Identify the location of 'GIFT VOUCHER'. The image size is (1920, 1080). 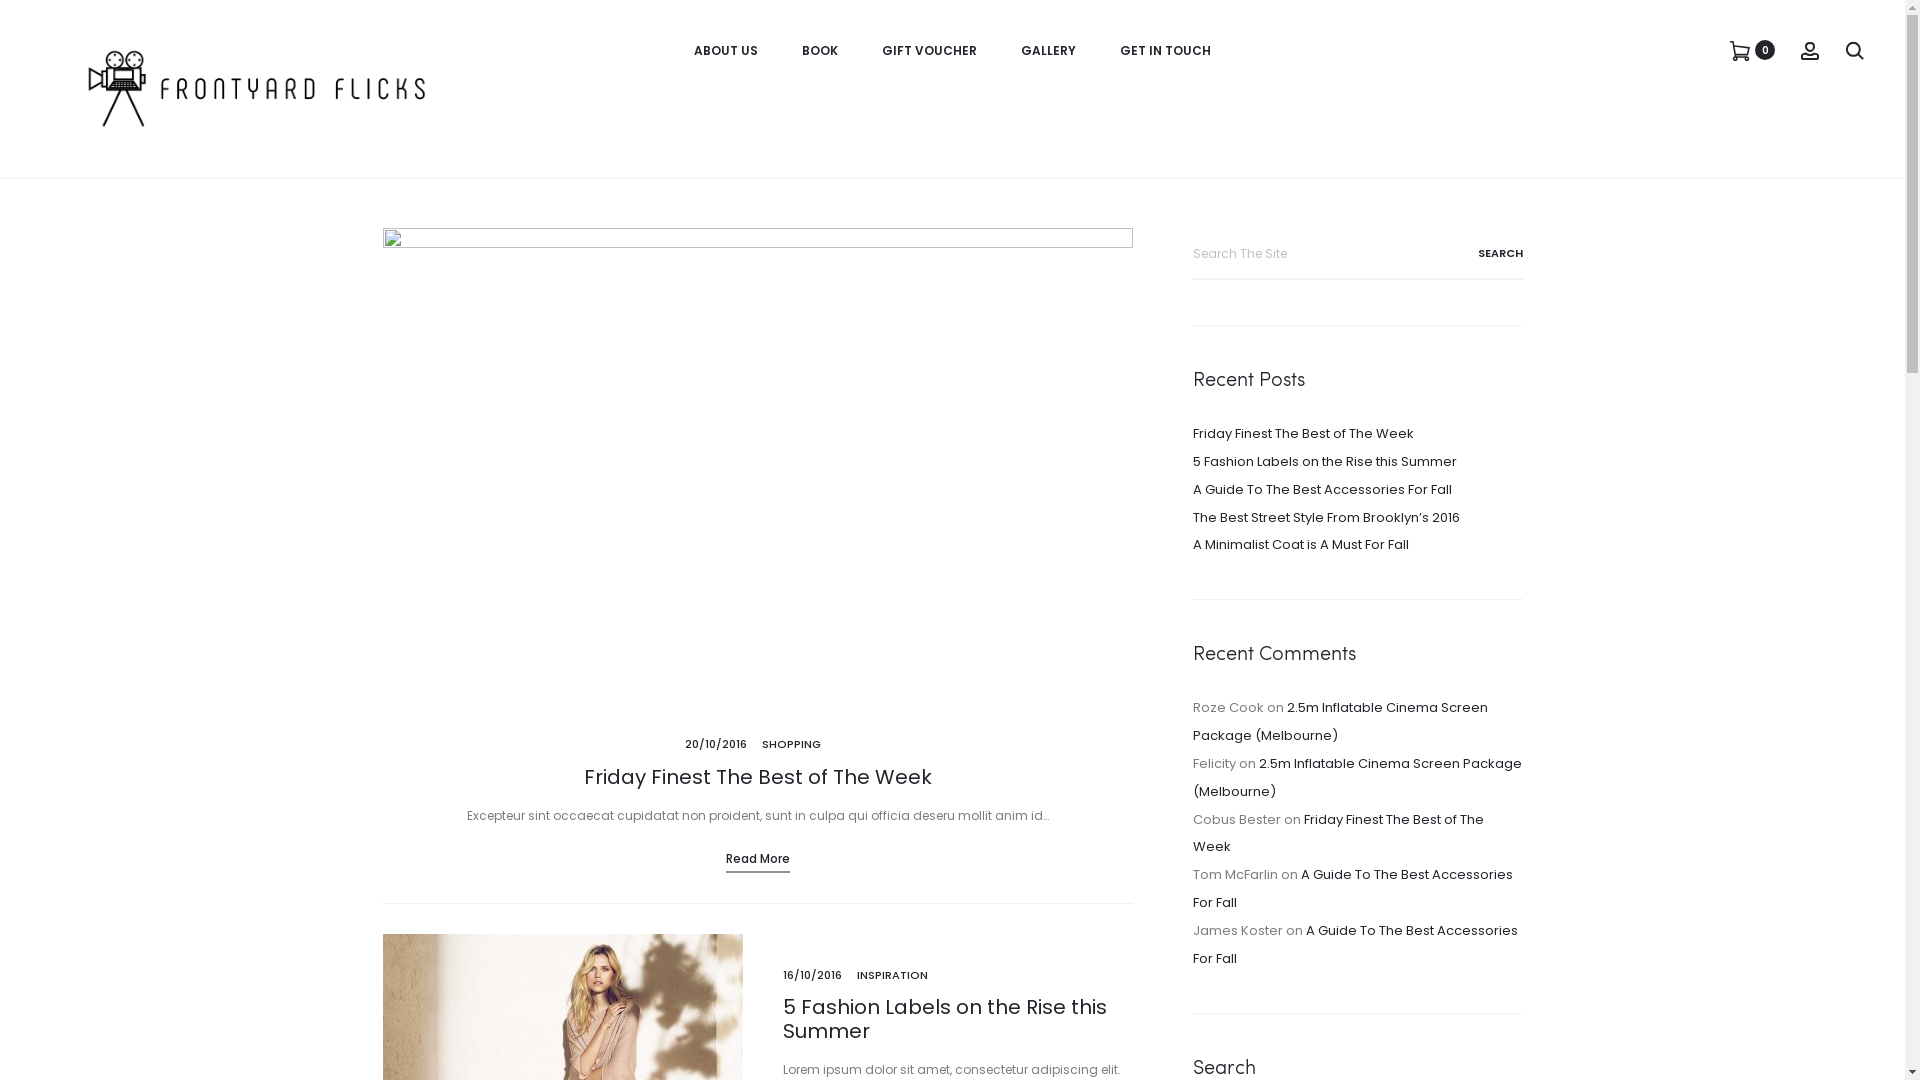
(928, 49).